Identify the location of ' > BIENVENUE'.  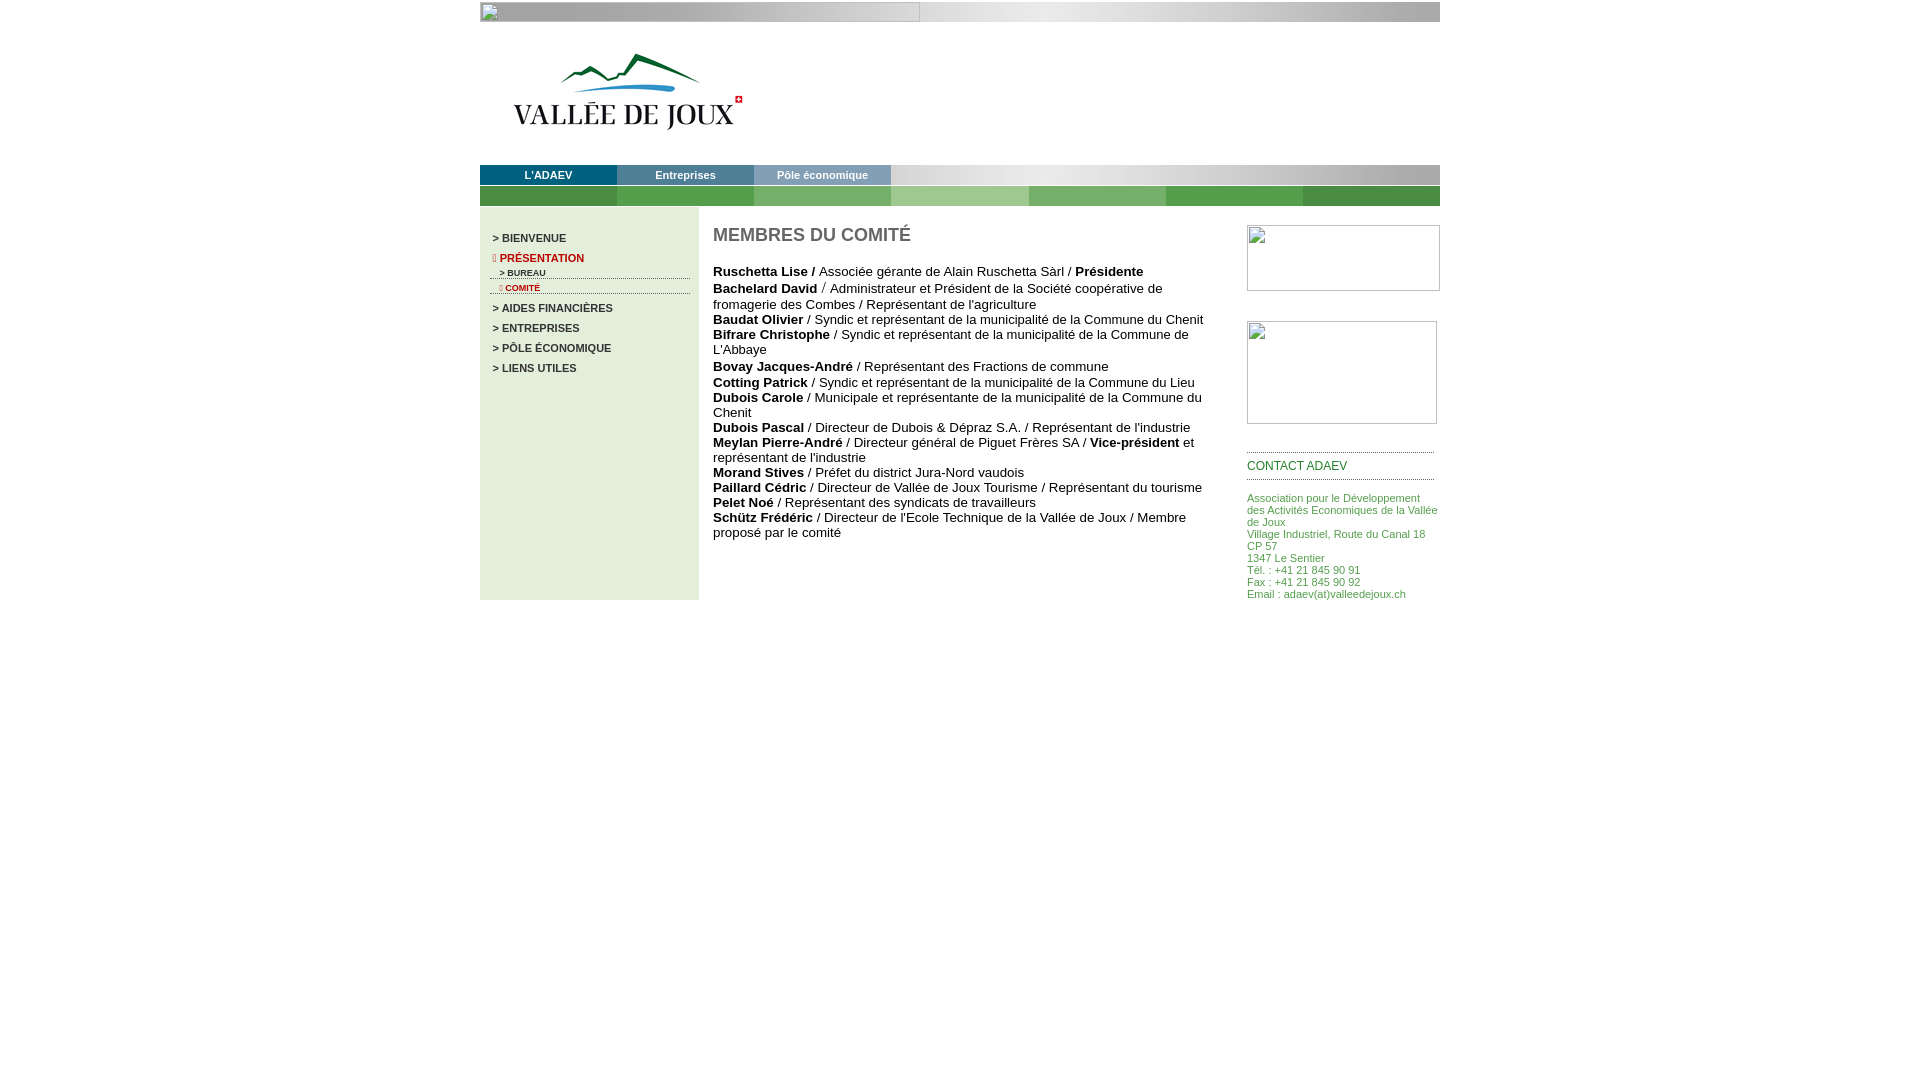
(489, 237).